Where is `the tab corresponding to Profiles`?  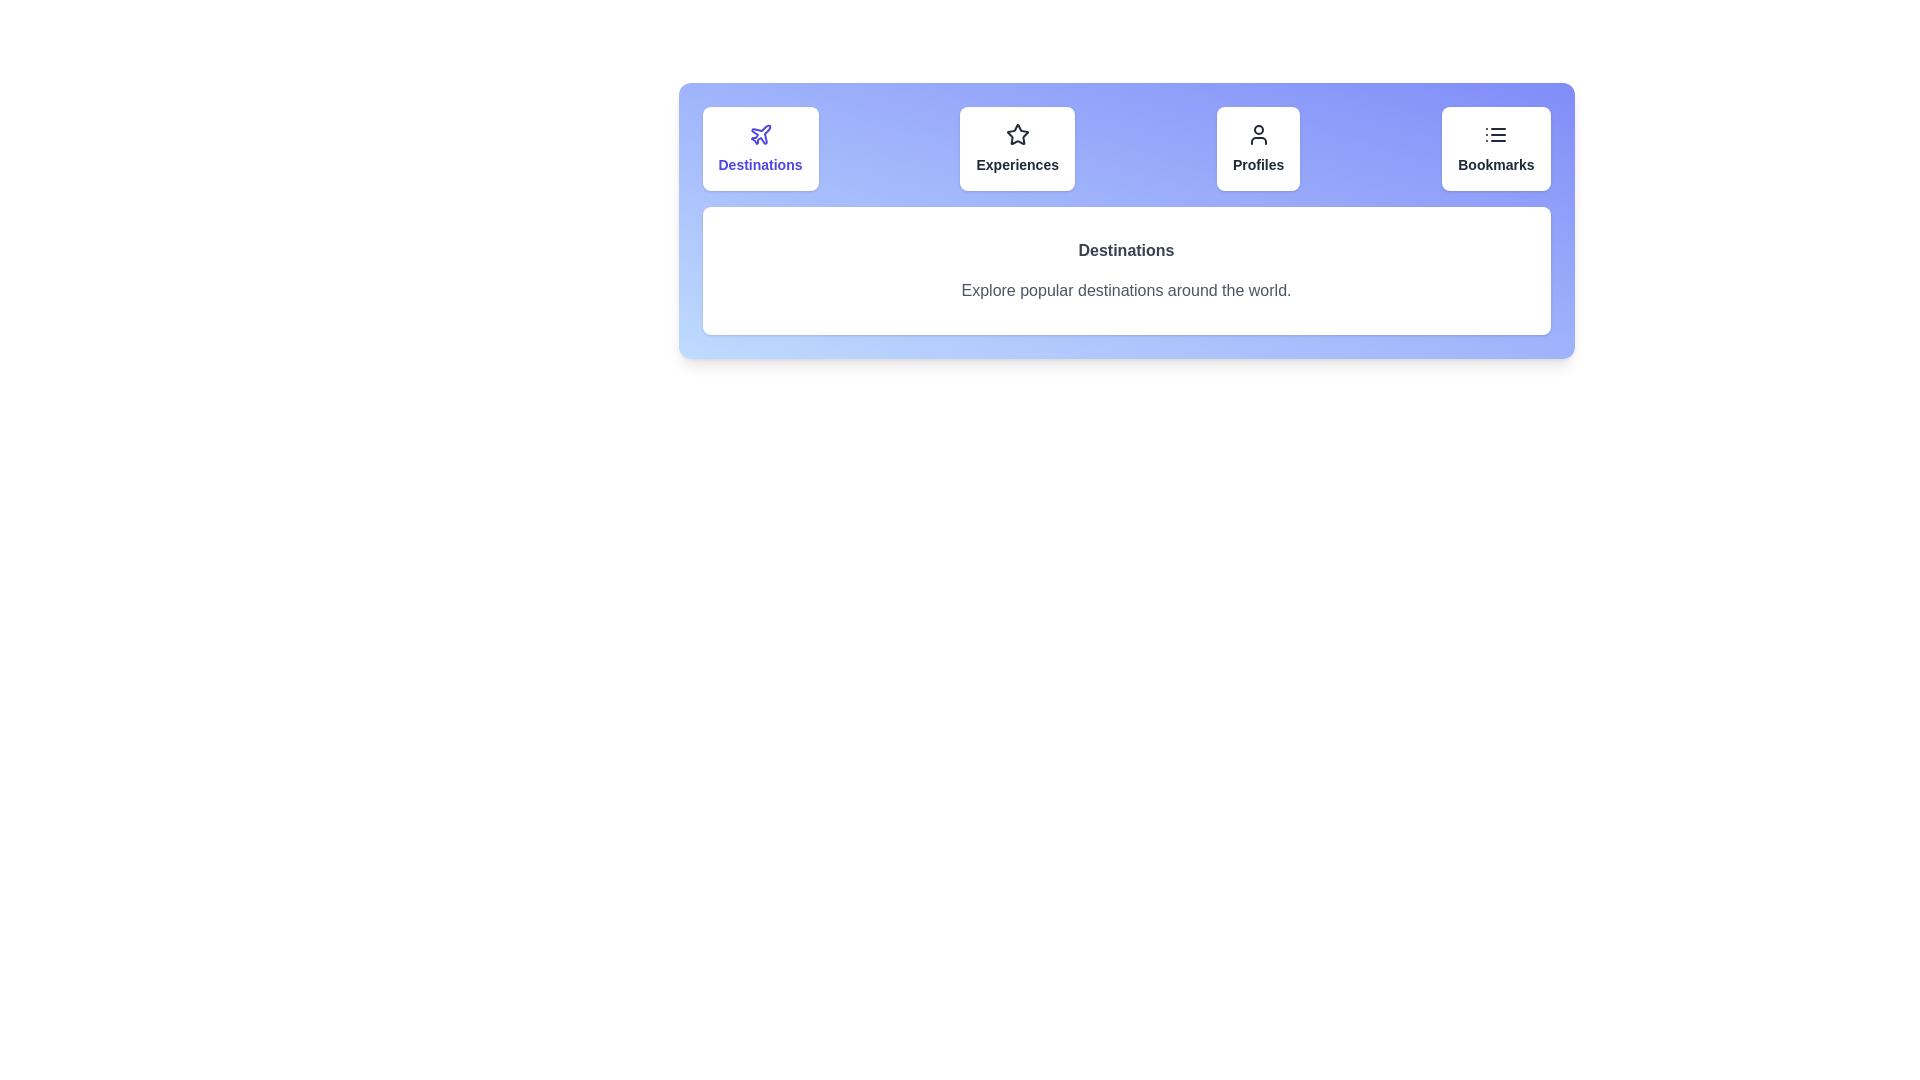 the tab corresponding to Profiles is located at coordinates (1257, 148).